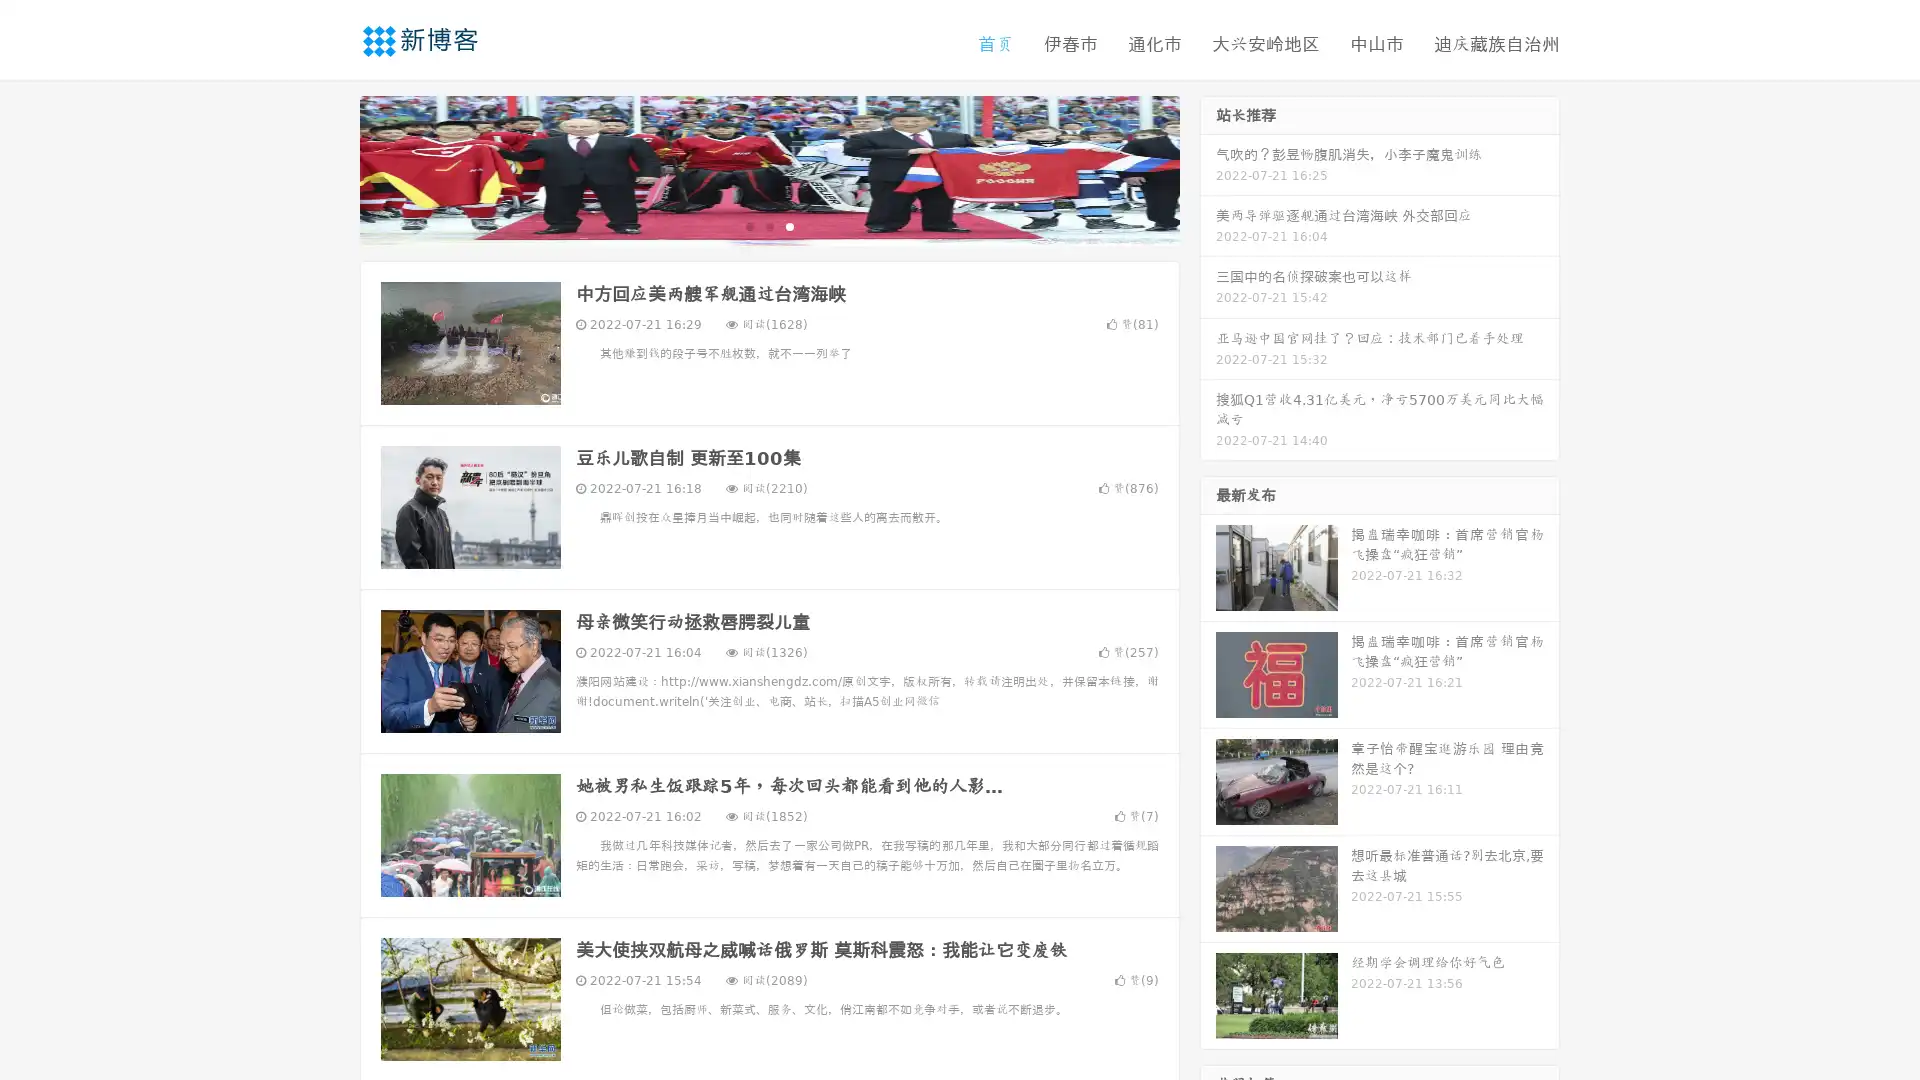  I want to click on Previous slide, so click(330, 168).